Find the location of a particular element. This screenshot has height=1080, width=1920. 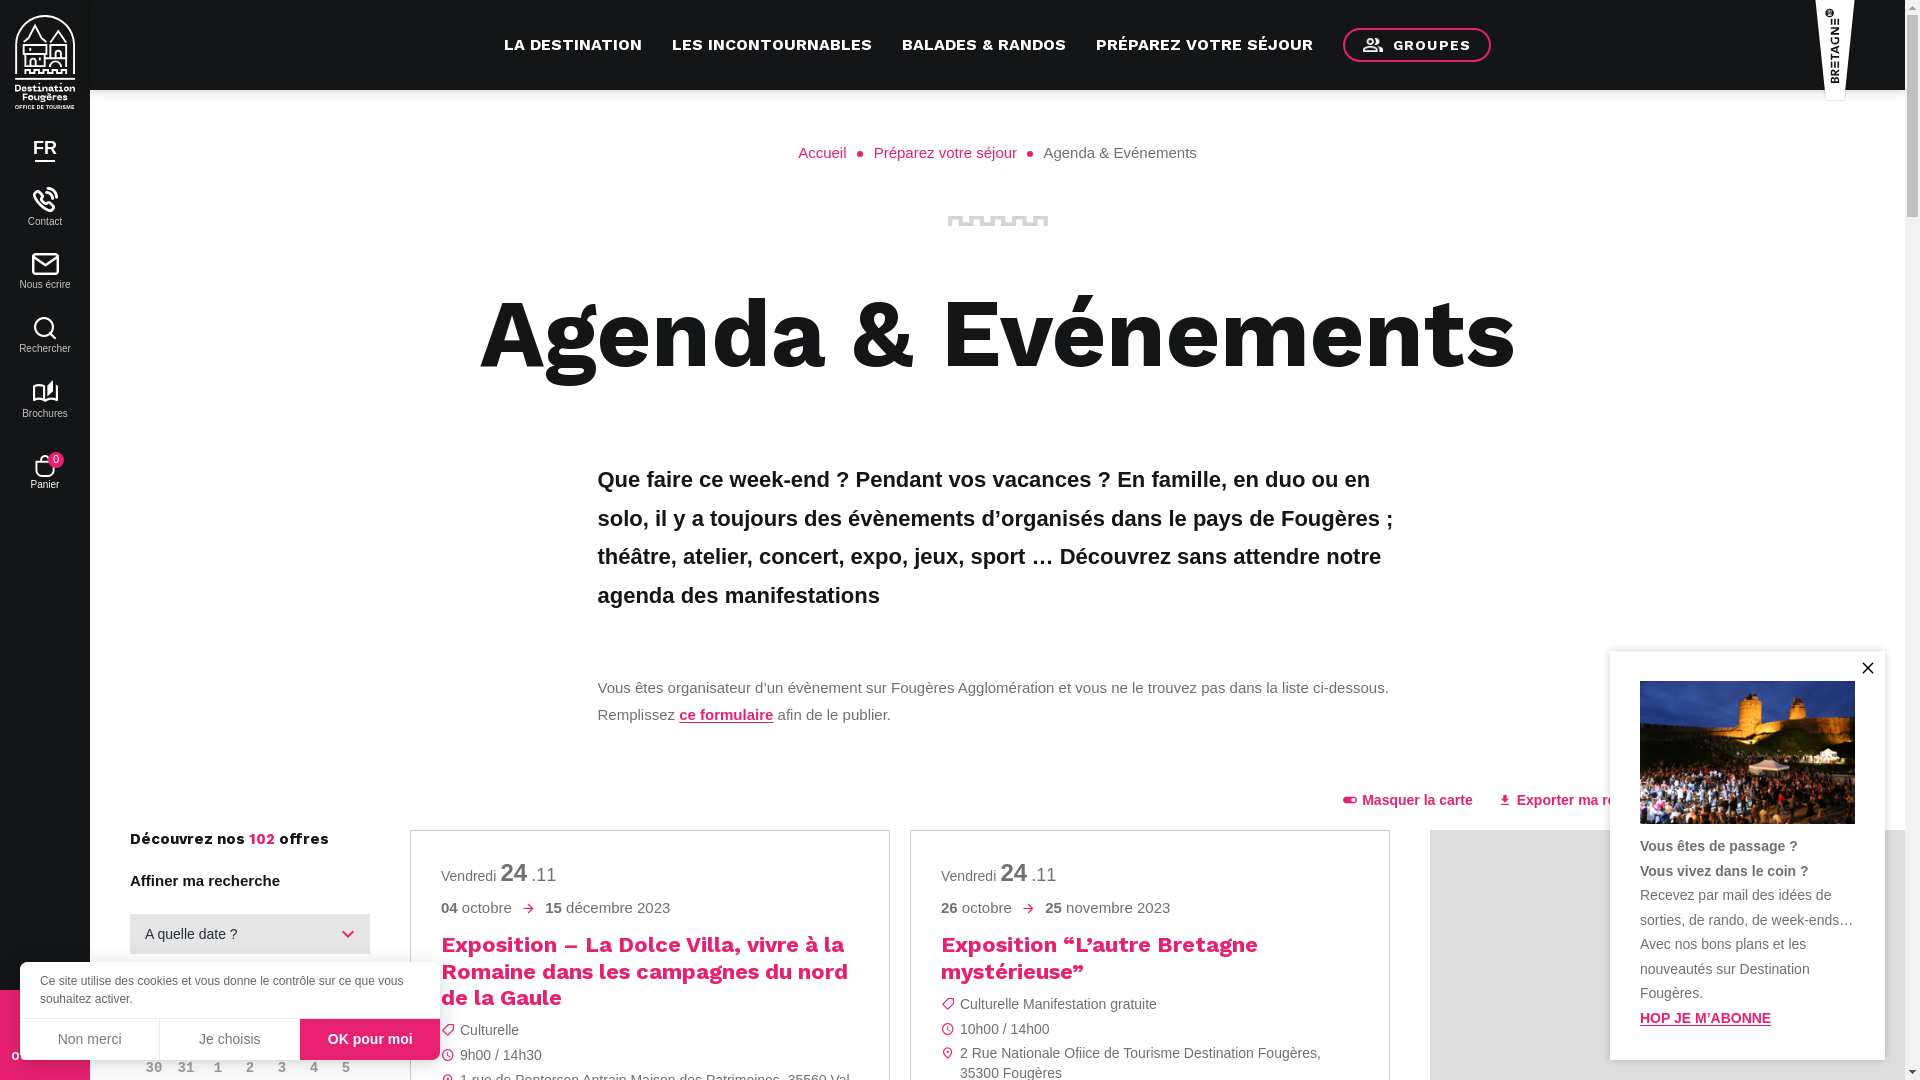

'BALADES & RANDOS' is located at coordinates (901, 45).